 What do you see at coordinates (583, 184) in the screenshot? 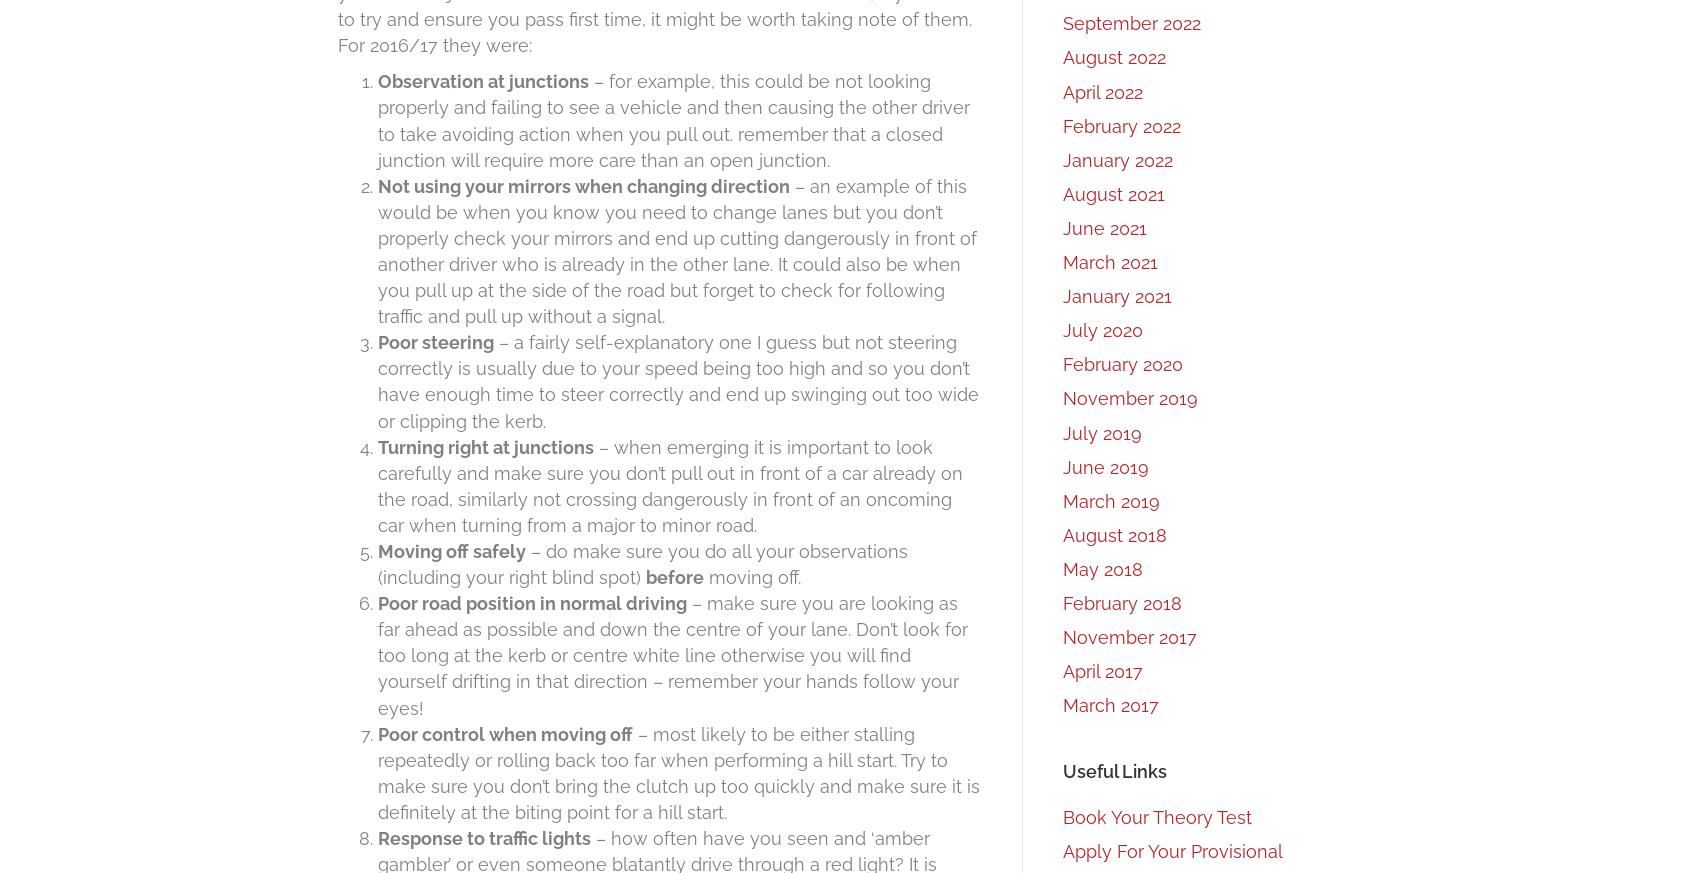
I see `'Not using your mirrors when changing direction'` at bounding box center [583, 184].